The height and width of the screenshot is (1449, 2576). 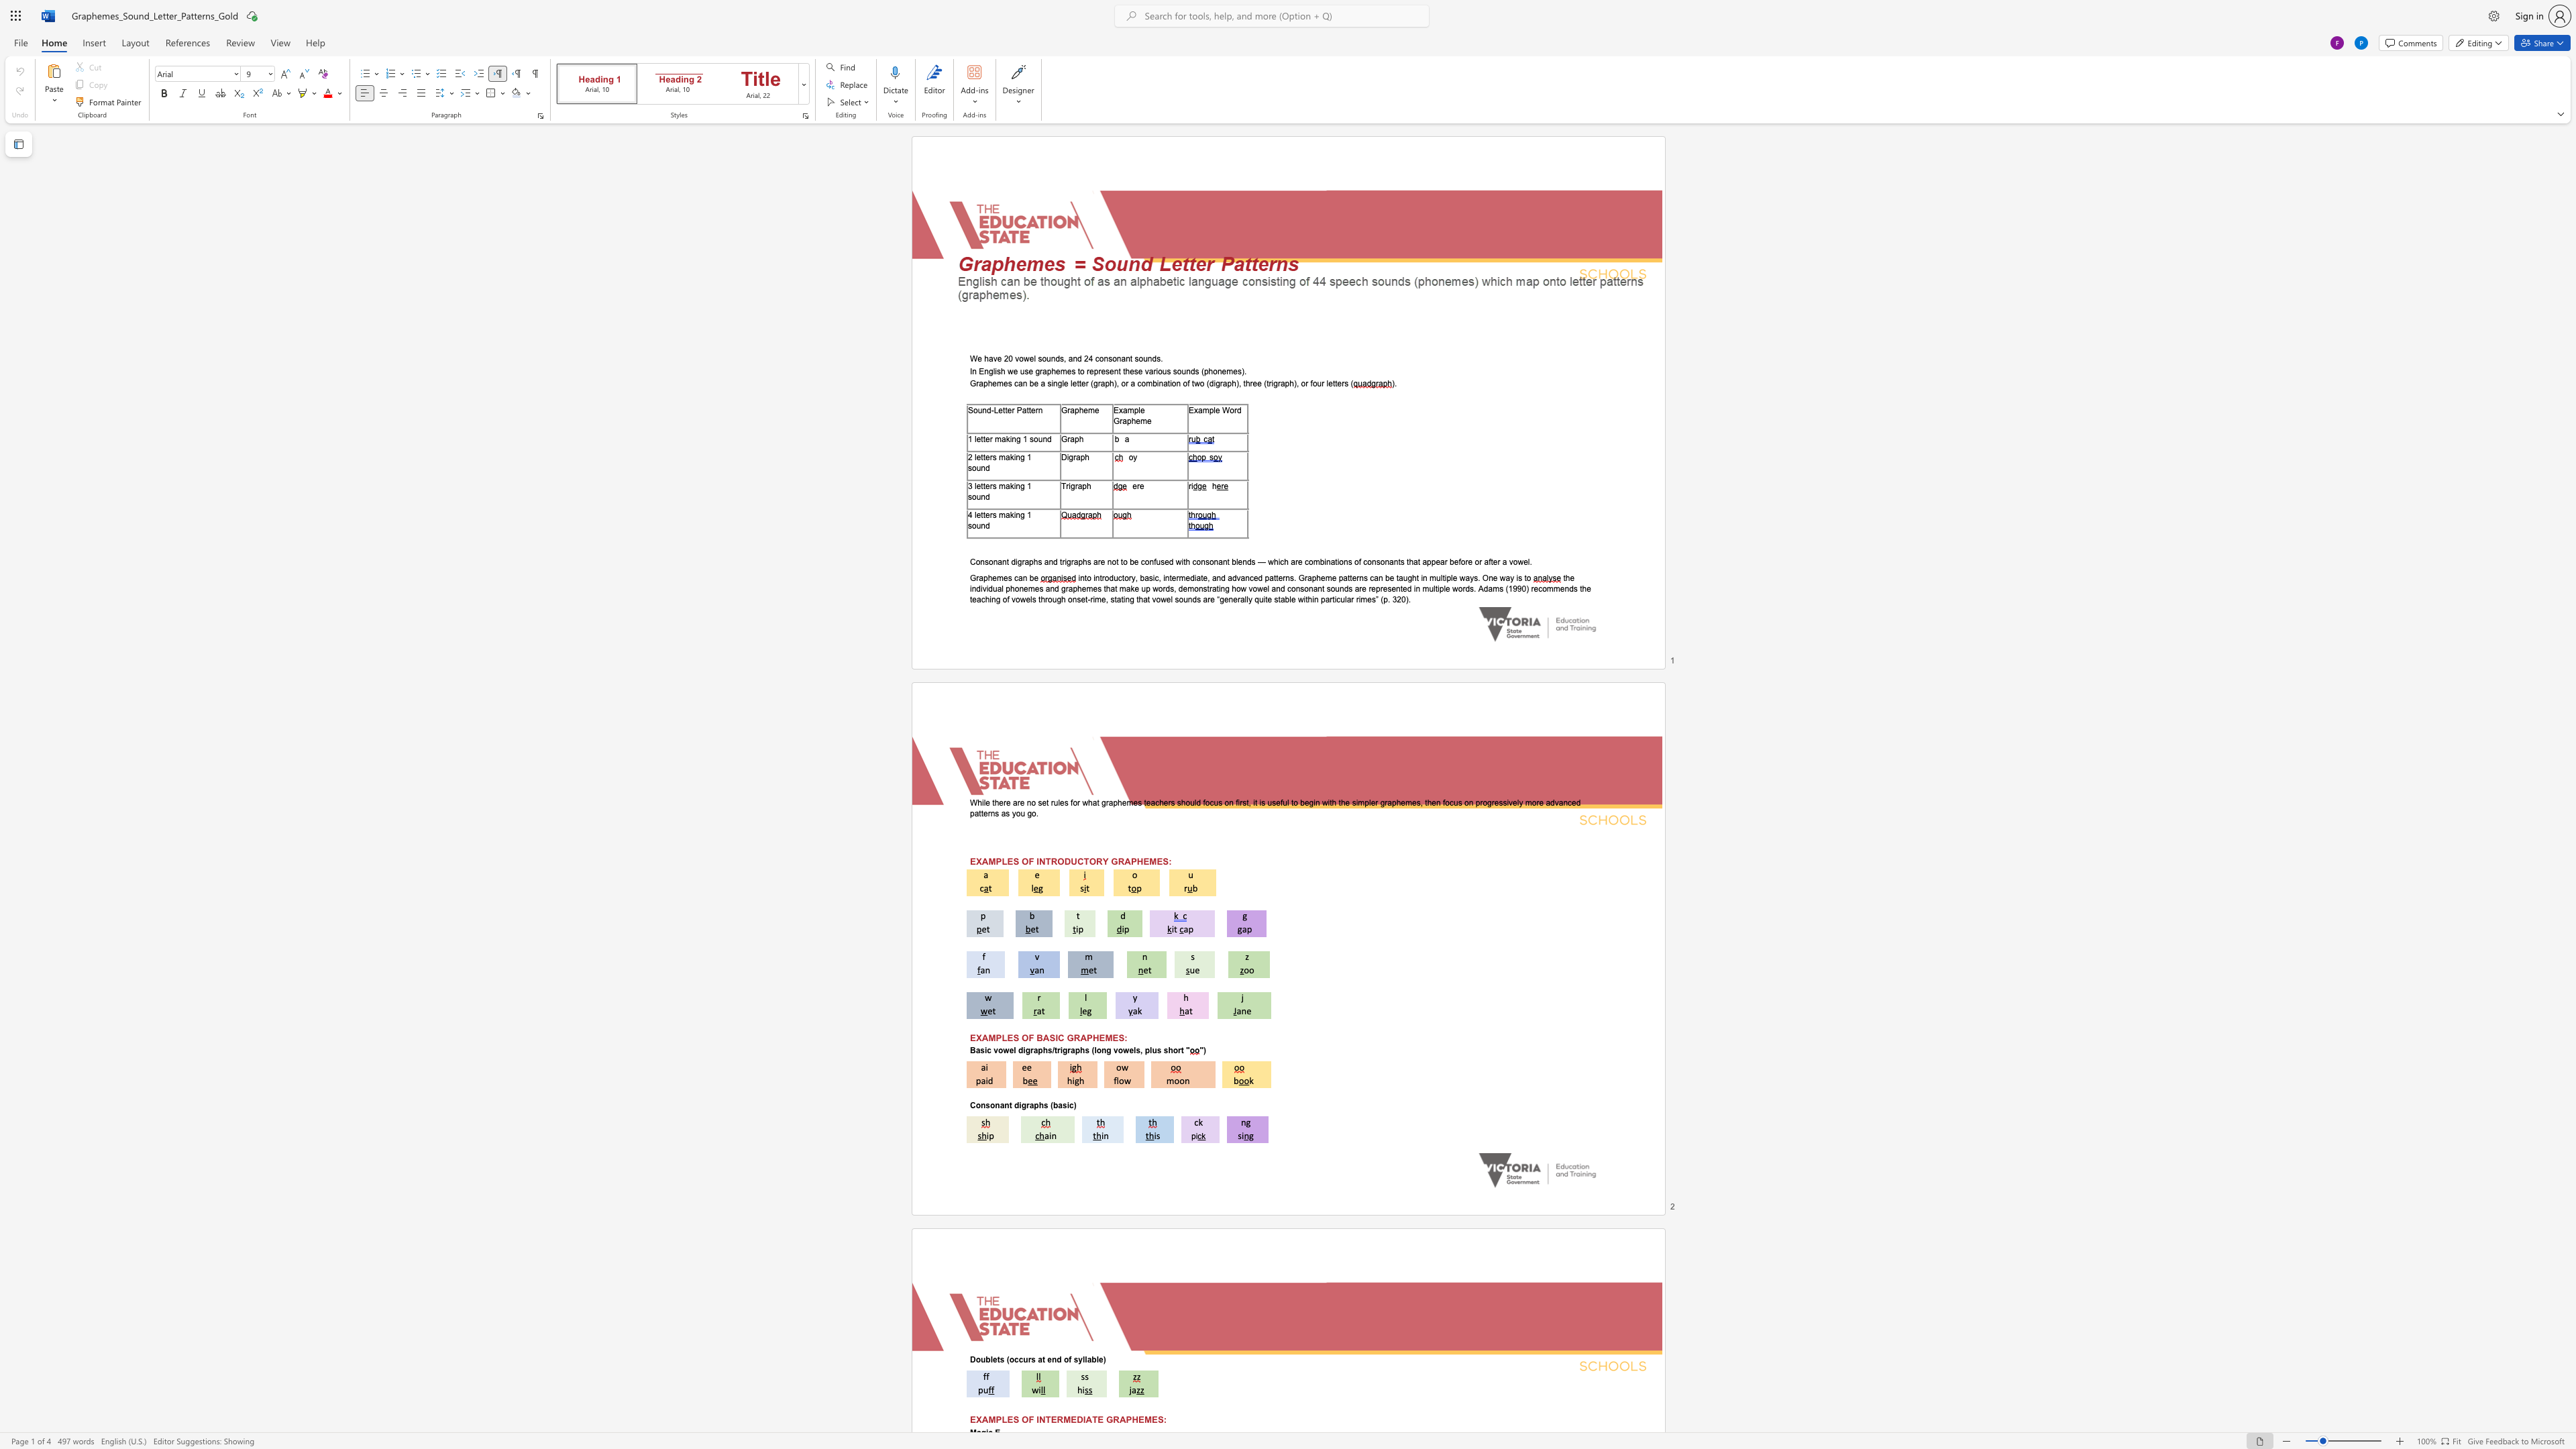 I want to click on the subset text "emes" within the text "these various sounds (phonemes).", so click(x=1222, y=370).